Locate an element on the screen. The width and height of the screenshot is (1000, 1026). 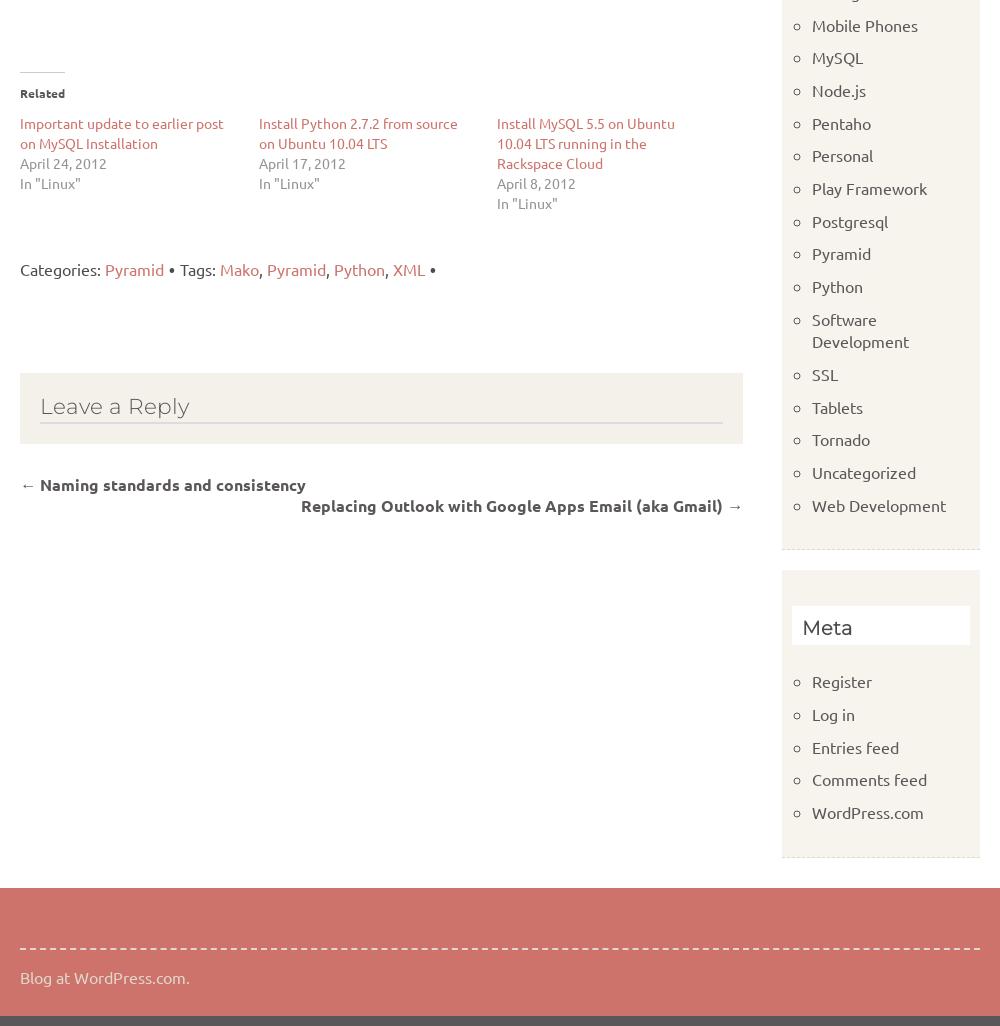
'Pentaho' is located at coordinates (839, 121).